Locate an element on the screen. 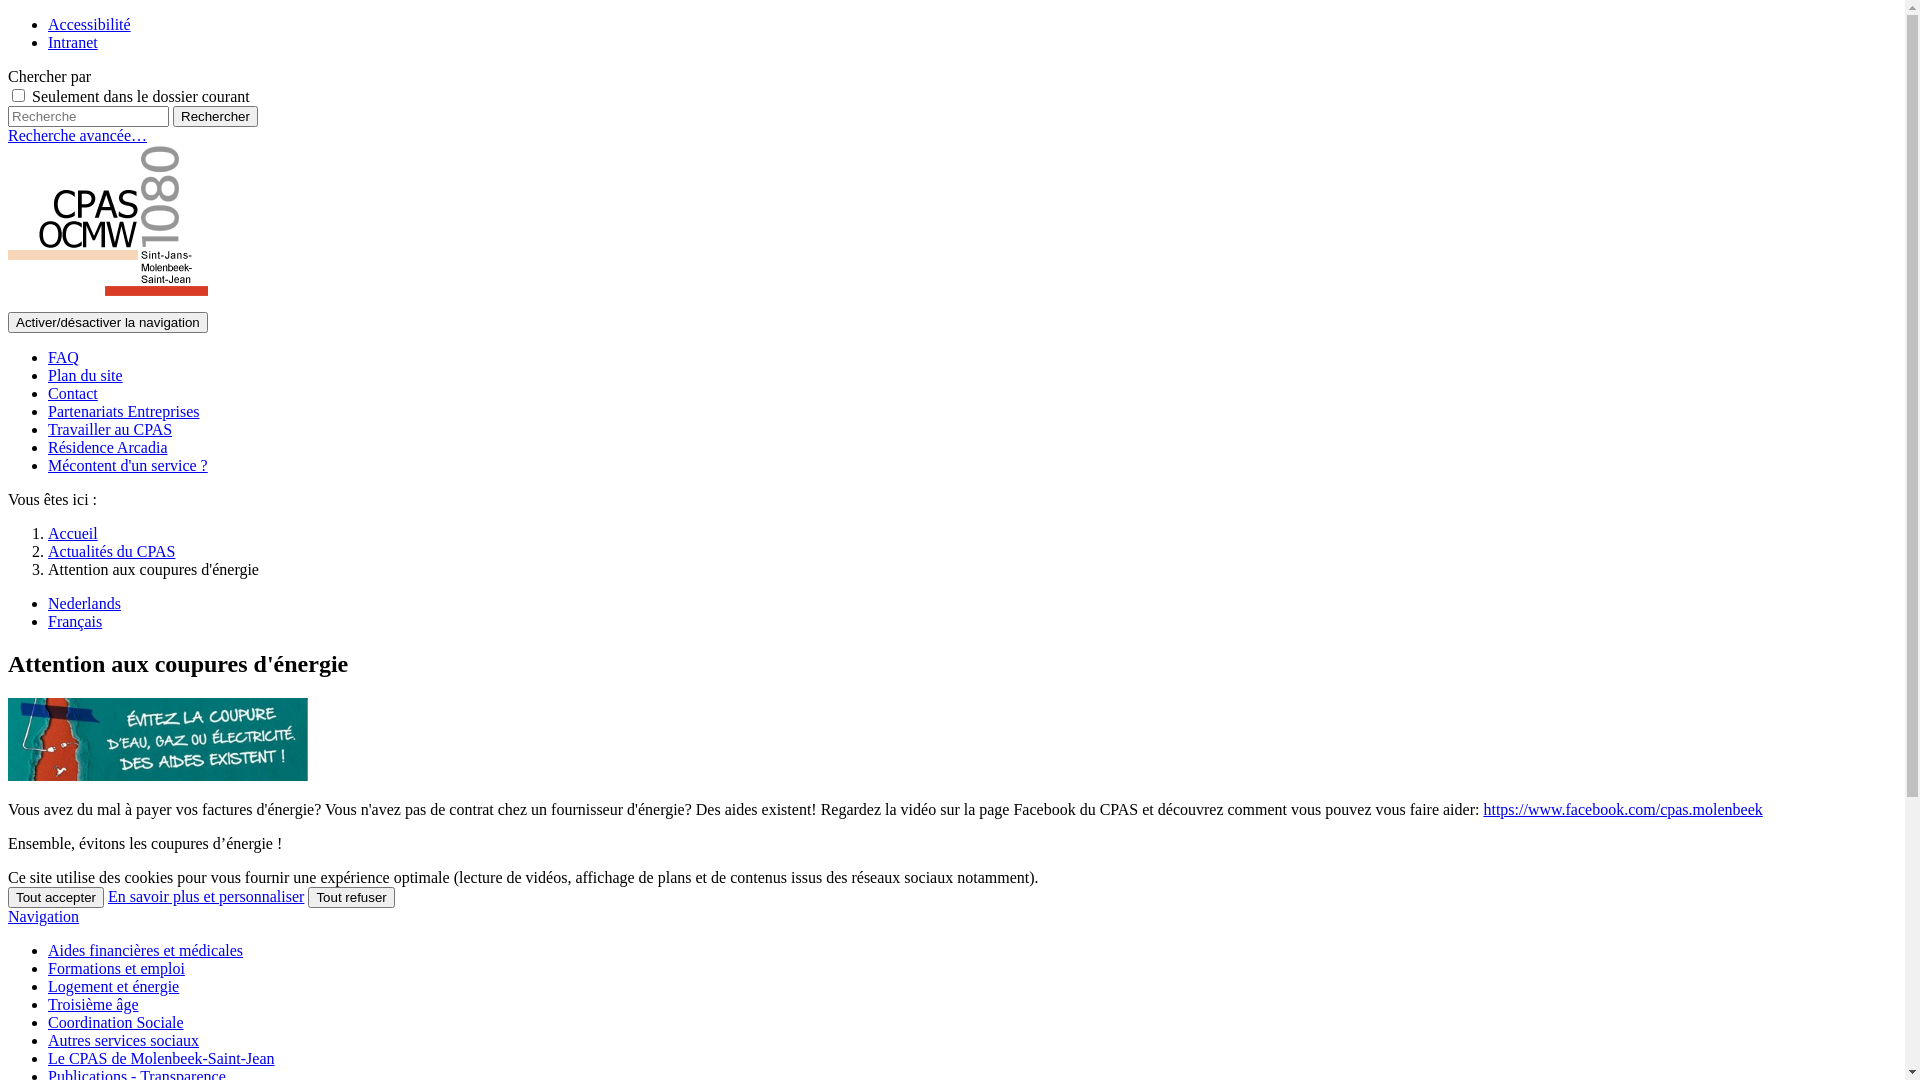 The width and height of the screenshot is (1920, 1080). 'Plan du site' is located at coordinates (84, 375).